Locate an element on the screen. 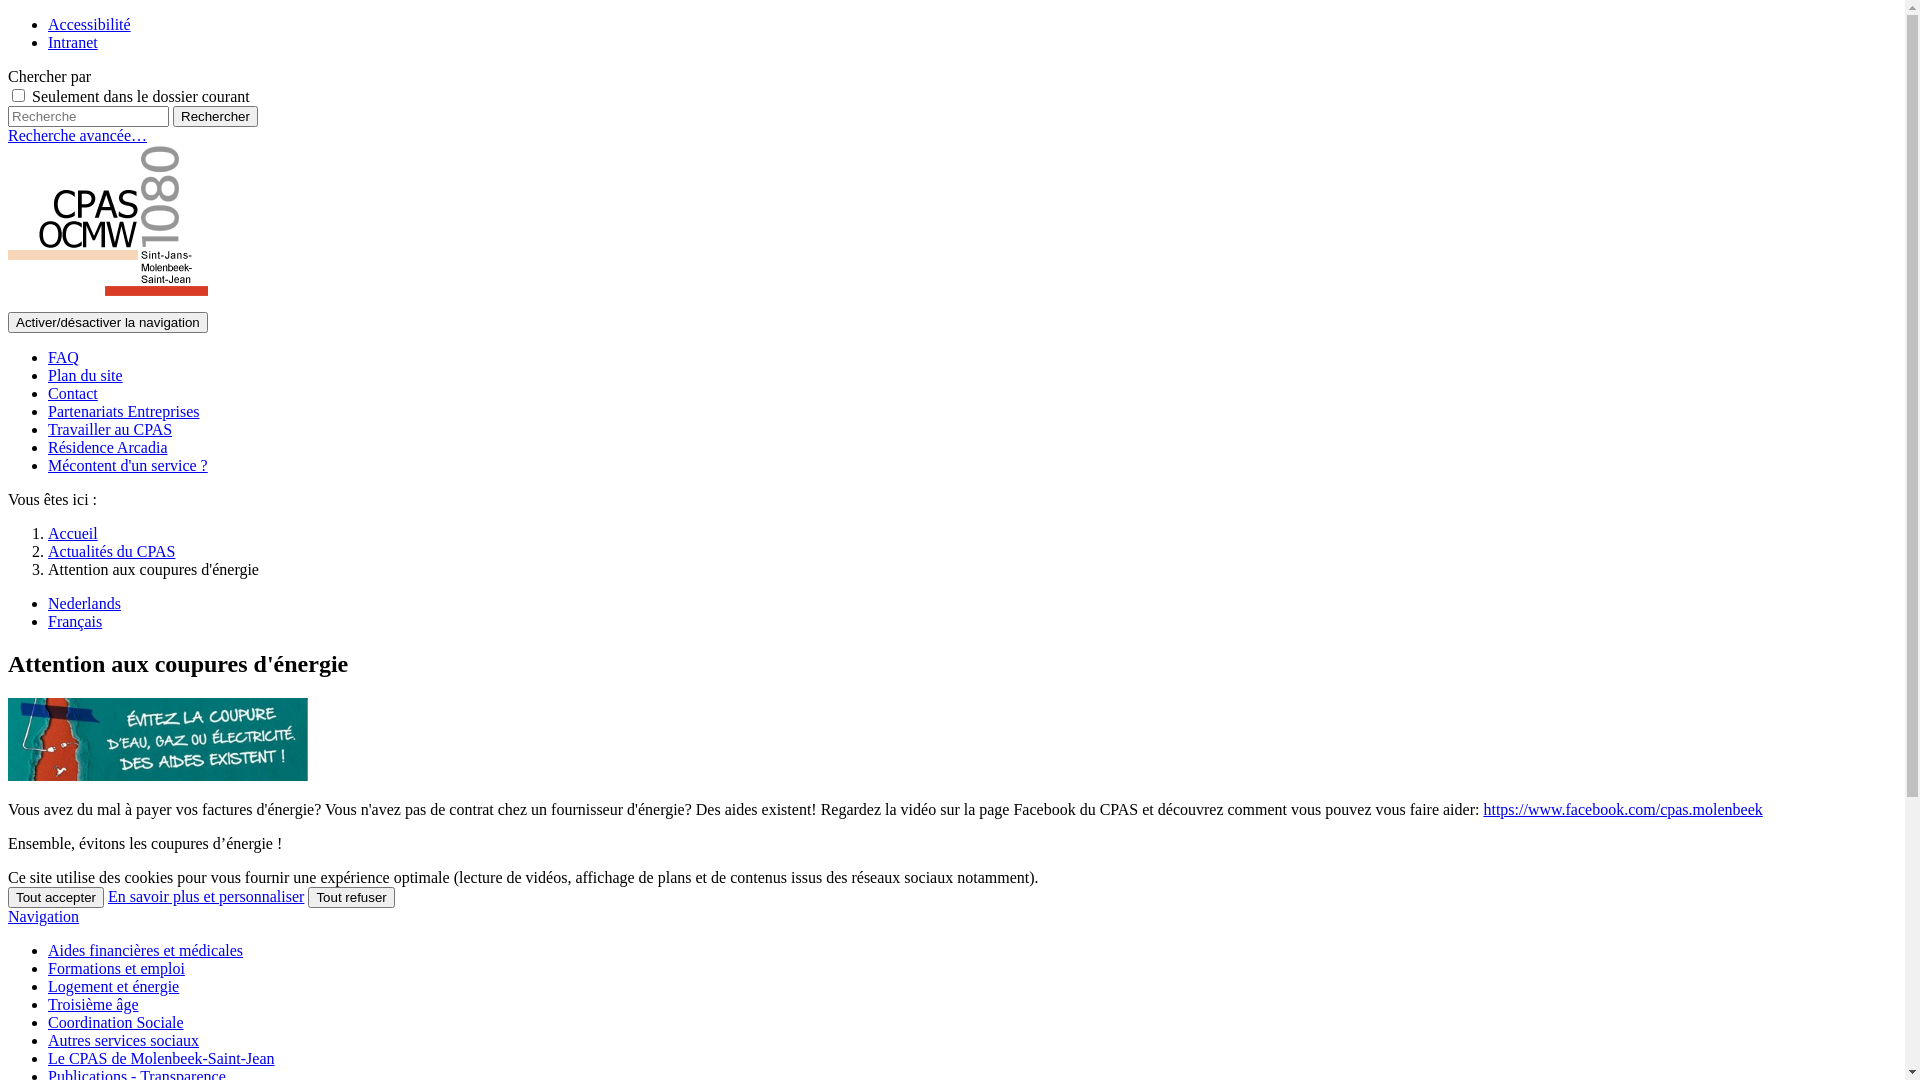 The width and height of the screenshot is (1920, 1080). 'Plan du site' is located at coordinates (84, 375).